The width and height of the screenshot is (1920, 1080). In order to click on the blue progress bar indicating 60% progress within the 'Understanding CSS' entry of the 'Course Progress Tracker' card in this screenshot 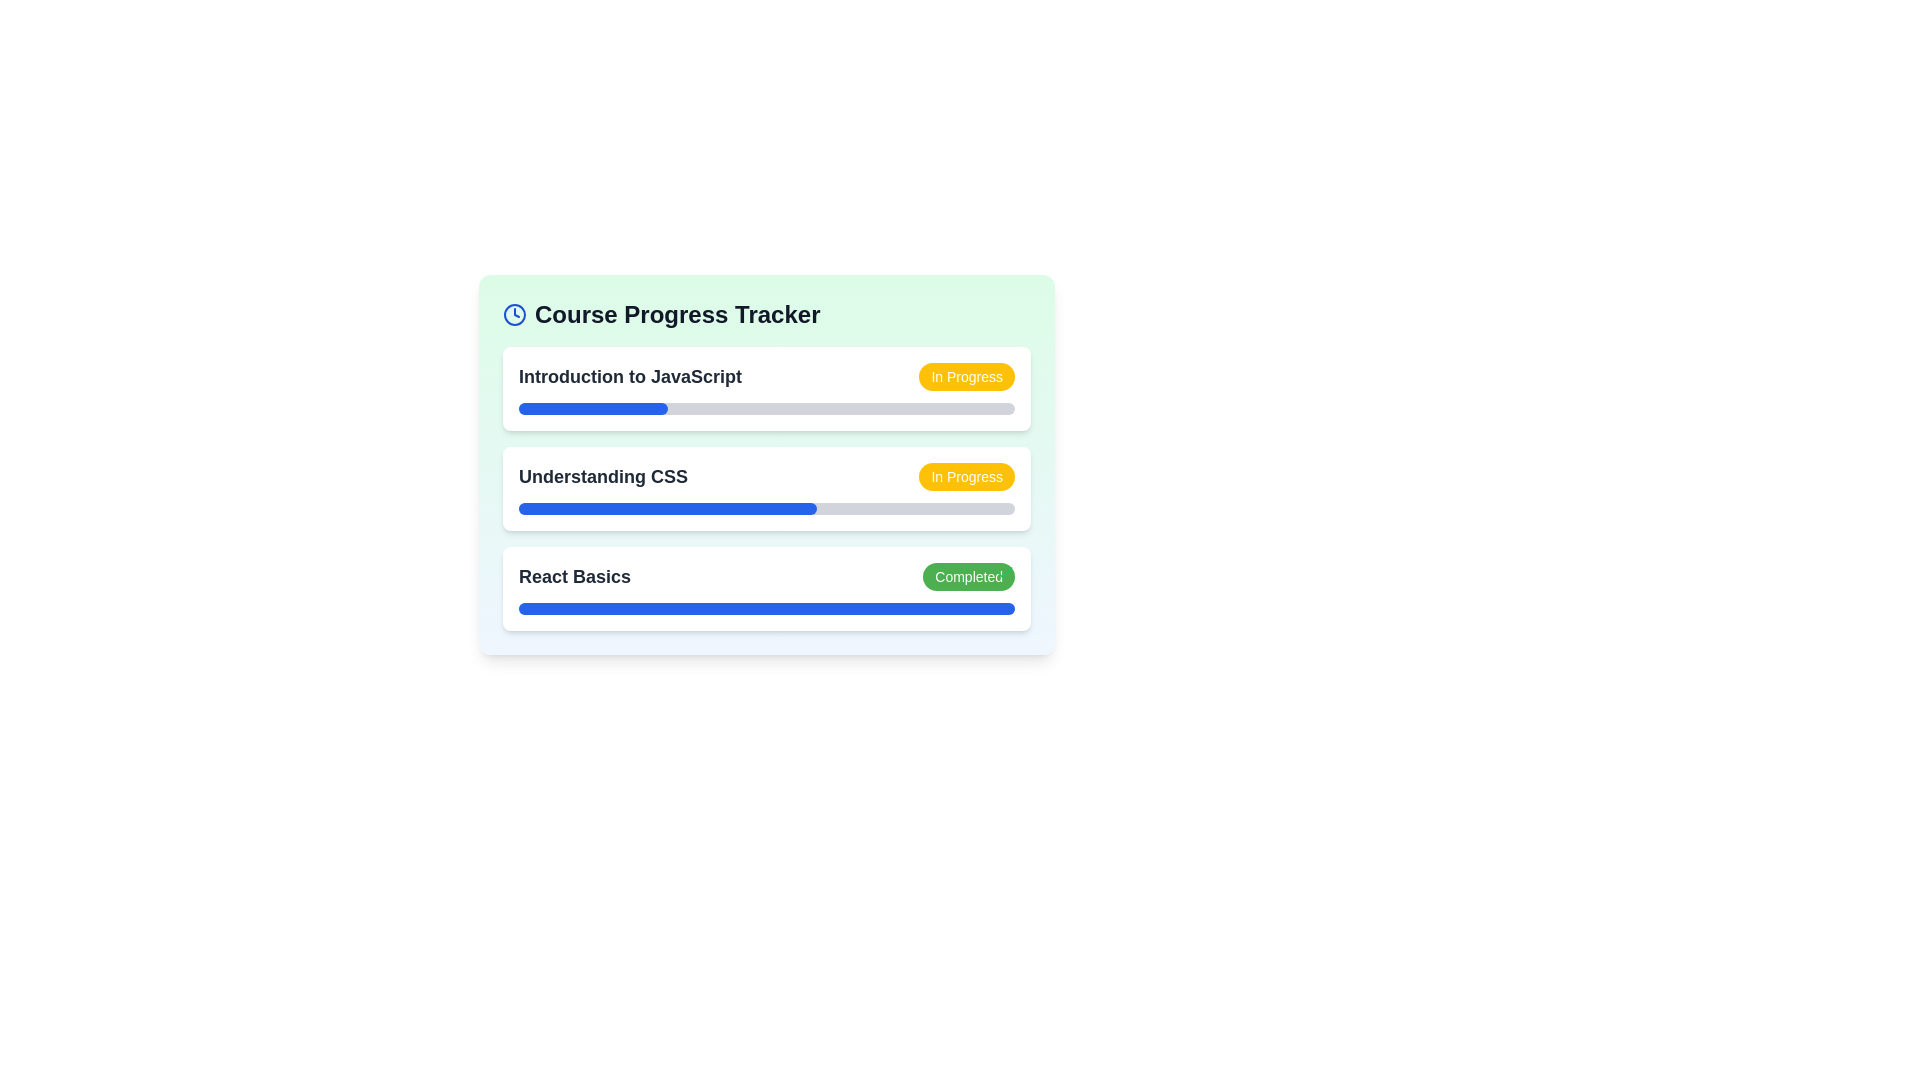, I will do `click(667, 508)`.